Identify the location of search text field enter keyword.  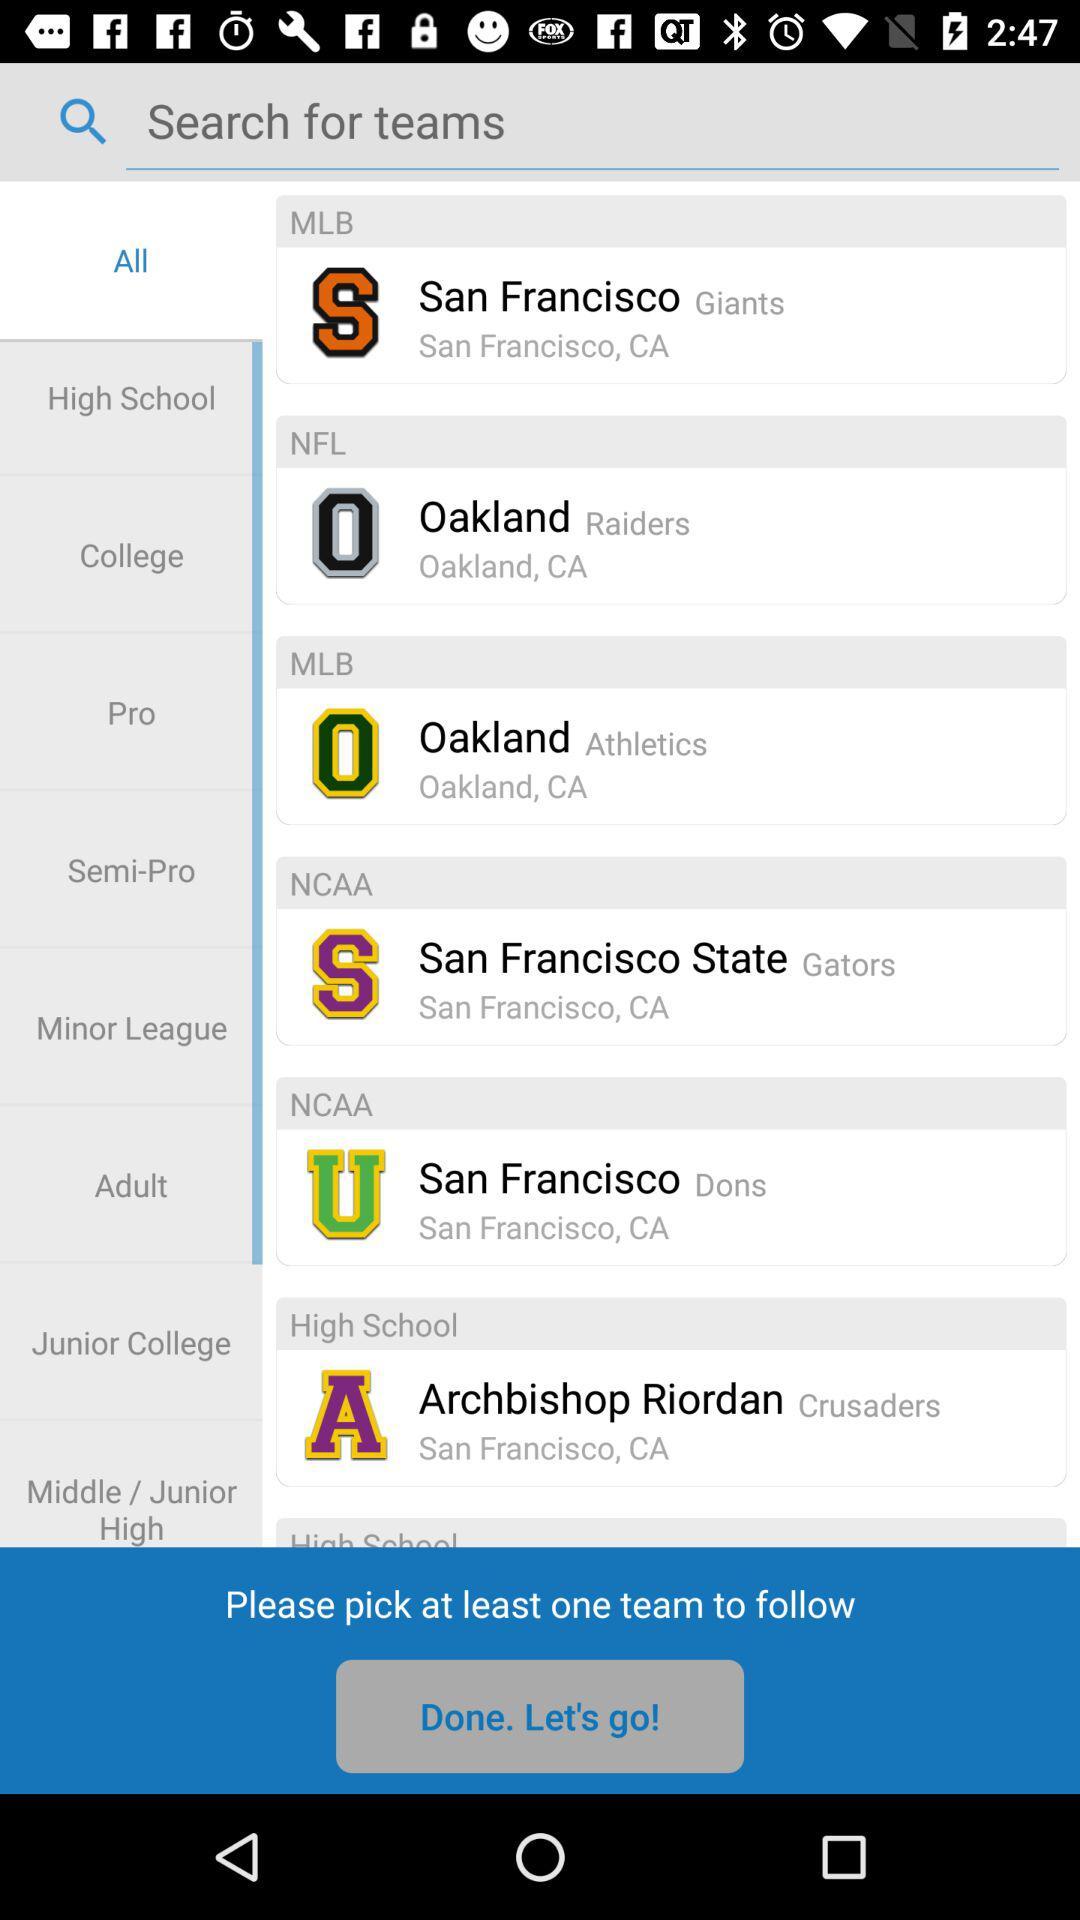
(591, 119).